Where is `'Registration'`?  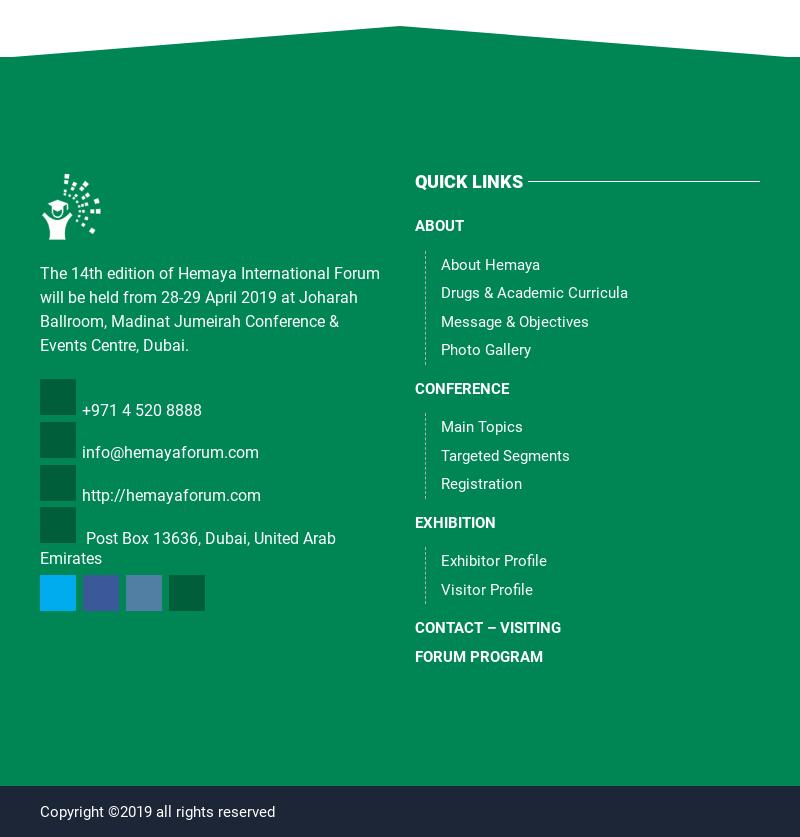 'Registration' is located at coordinates (481, 483).